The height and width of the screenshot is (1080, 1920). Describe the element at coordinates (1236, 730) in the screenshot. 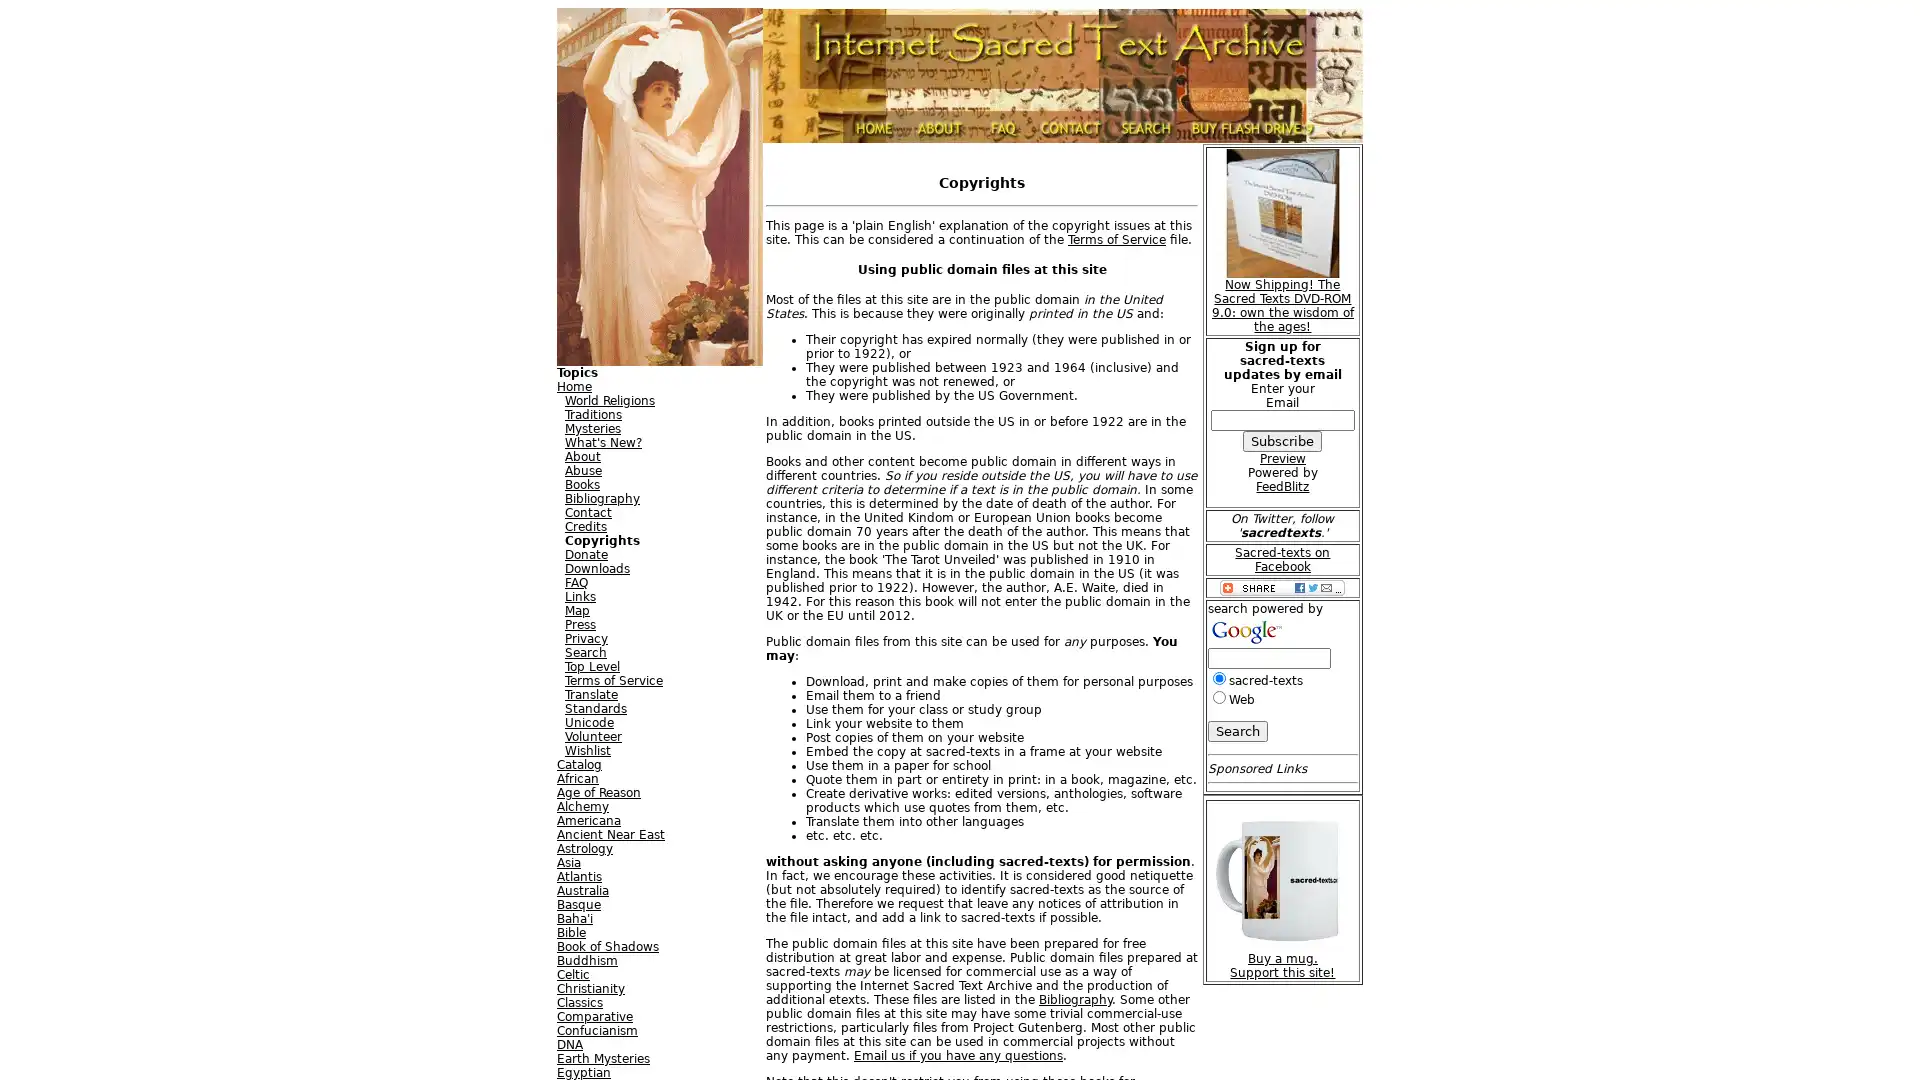

I see `Search` at that location.